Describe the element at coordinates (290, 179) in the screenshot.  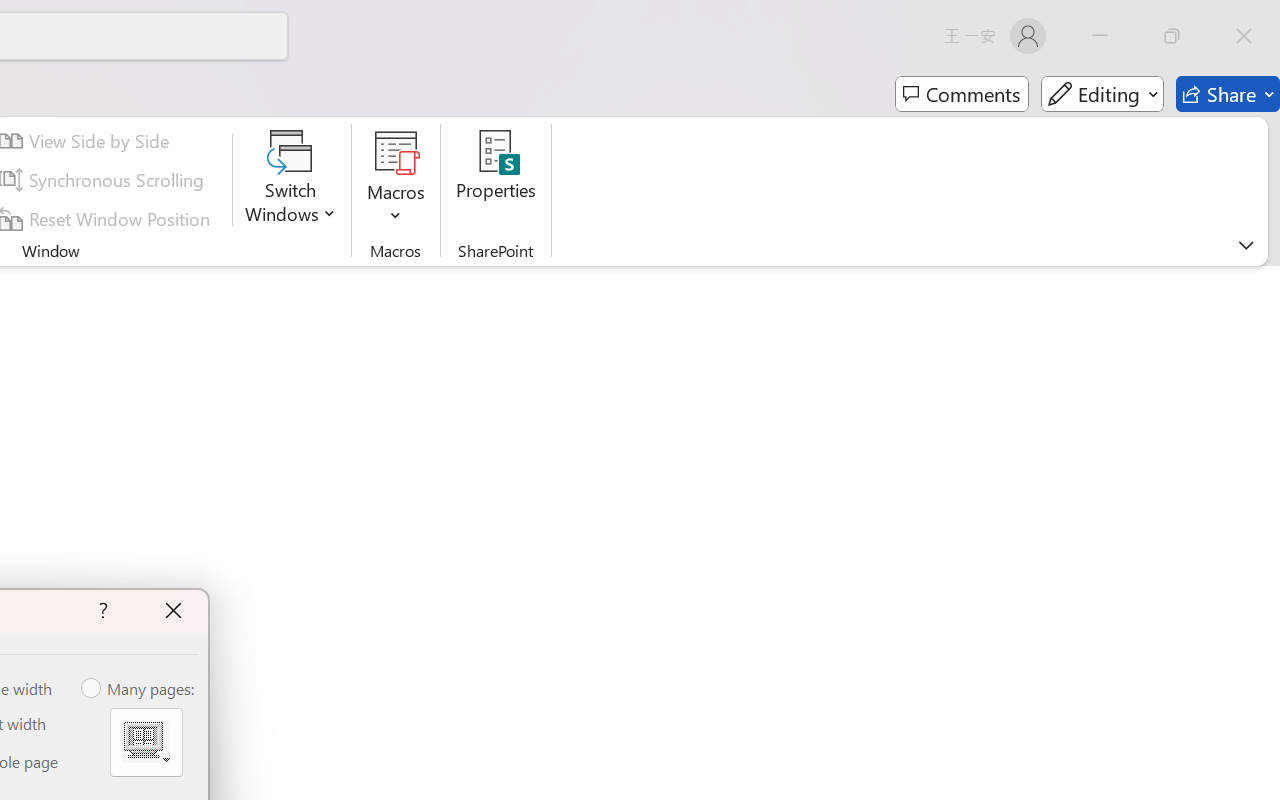
I see `'Switch Windows'` at that location.